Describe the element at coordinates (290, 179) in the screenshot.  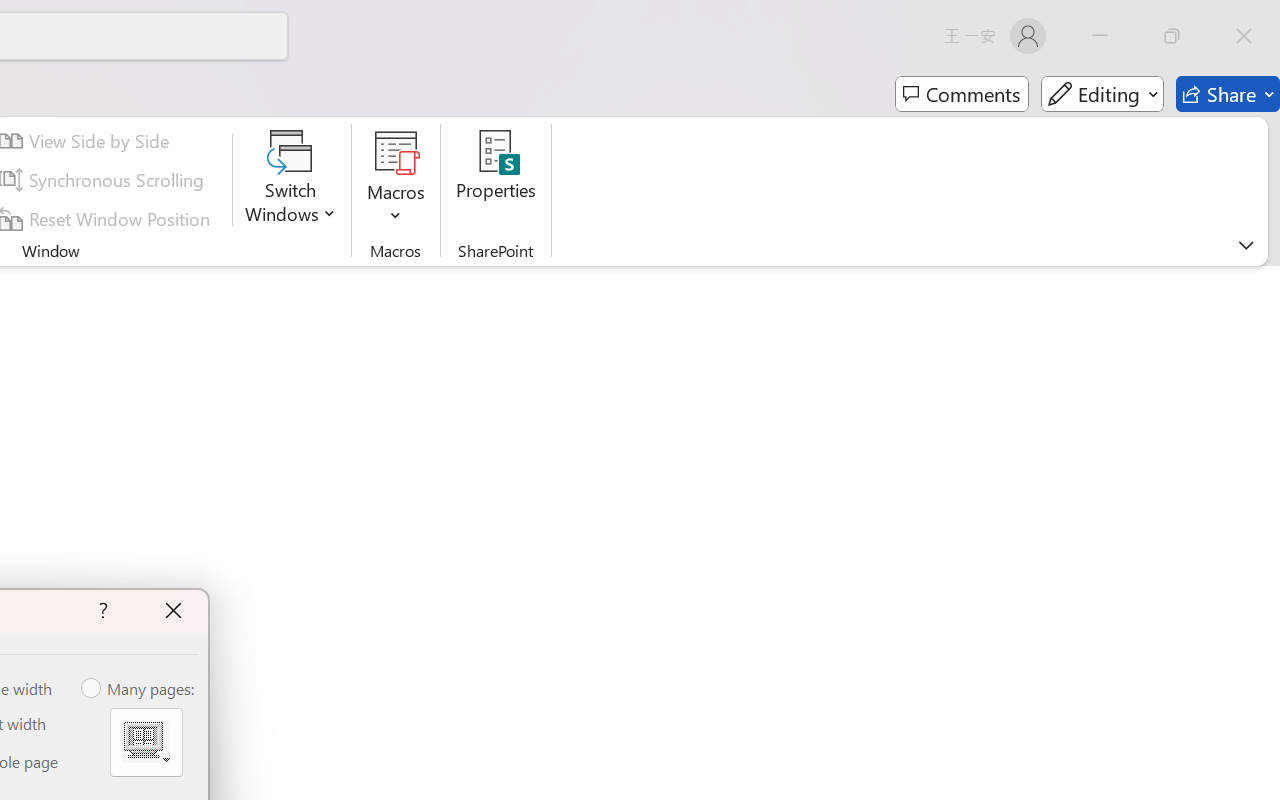
I see `'Switch Windows'` at that location.